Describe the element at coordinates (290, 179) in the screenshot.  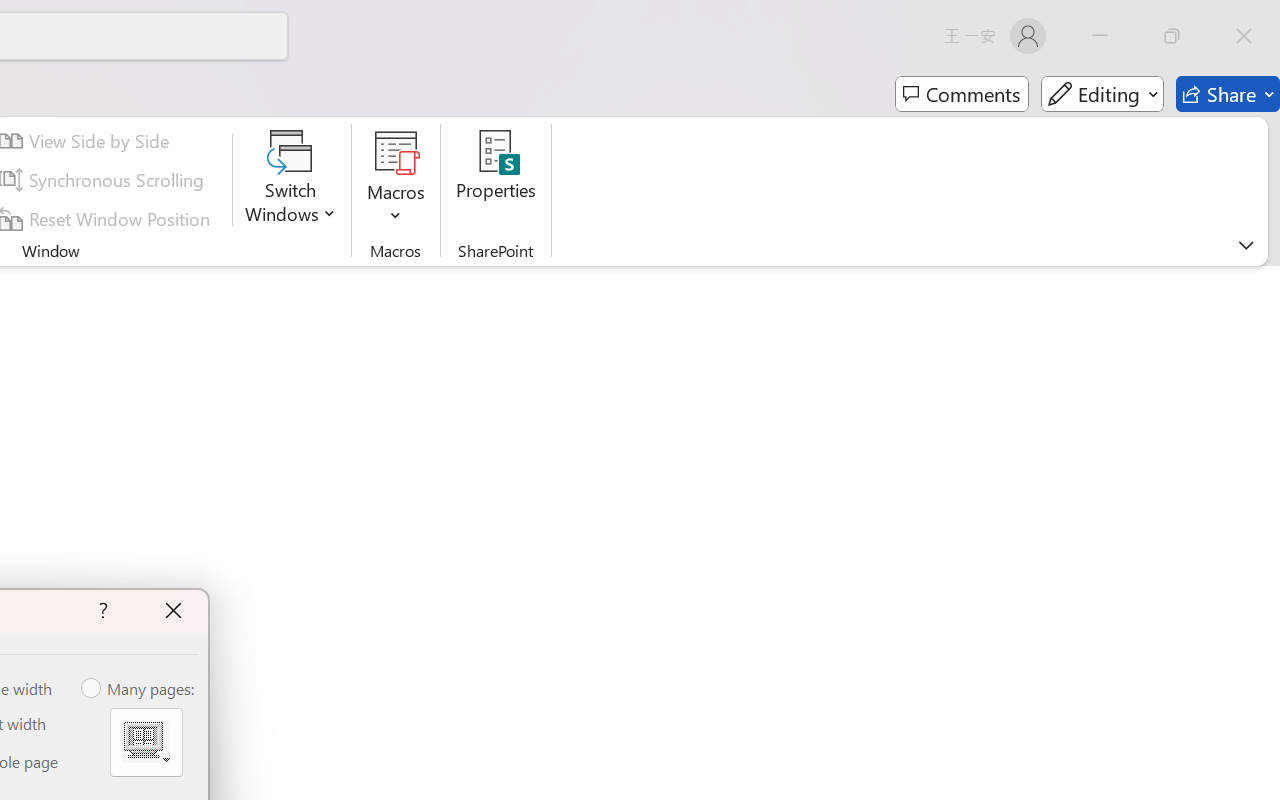
I see `'Switch Windows'` at that location.